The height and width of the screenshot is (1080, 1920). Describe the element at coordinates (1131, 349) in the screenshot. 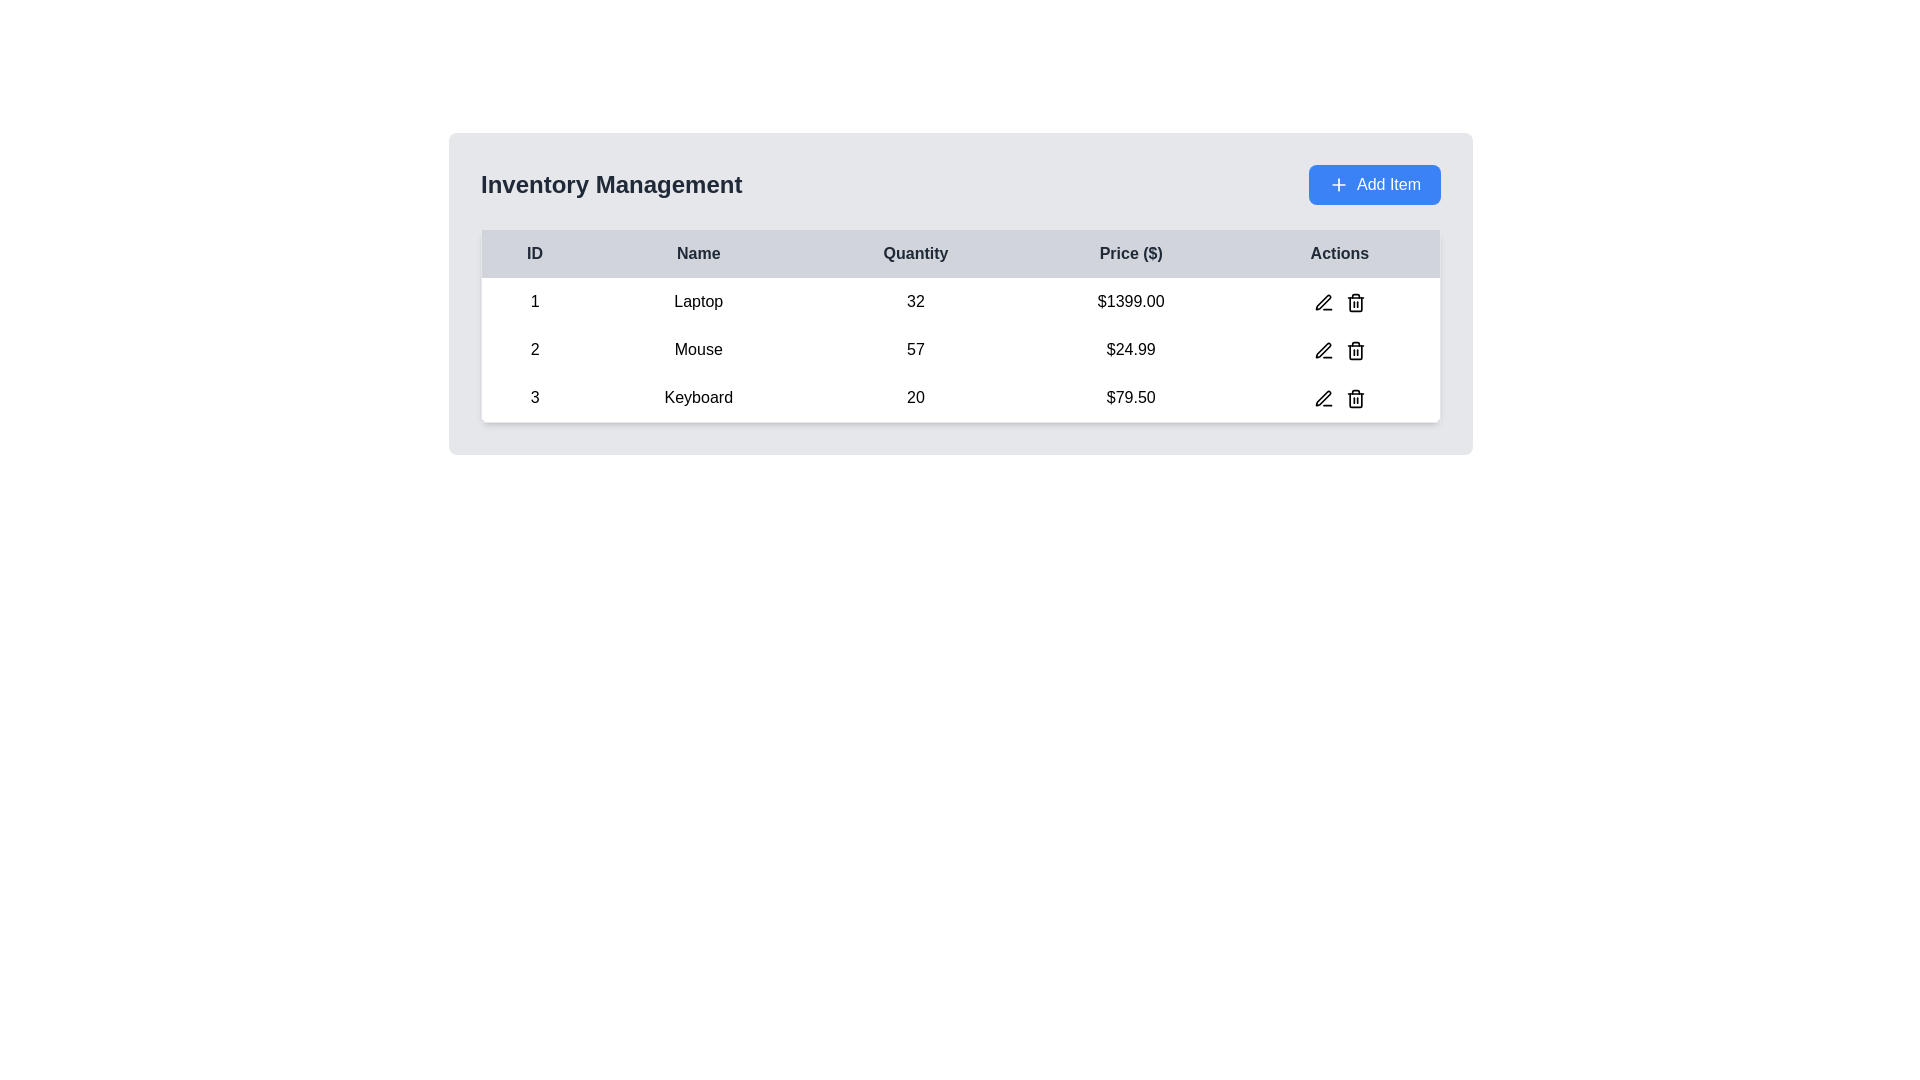

I see `the text element displaying the cost of the item 'Mouse' in the 'Price ($)' column of the inventory management table` at that location.